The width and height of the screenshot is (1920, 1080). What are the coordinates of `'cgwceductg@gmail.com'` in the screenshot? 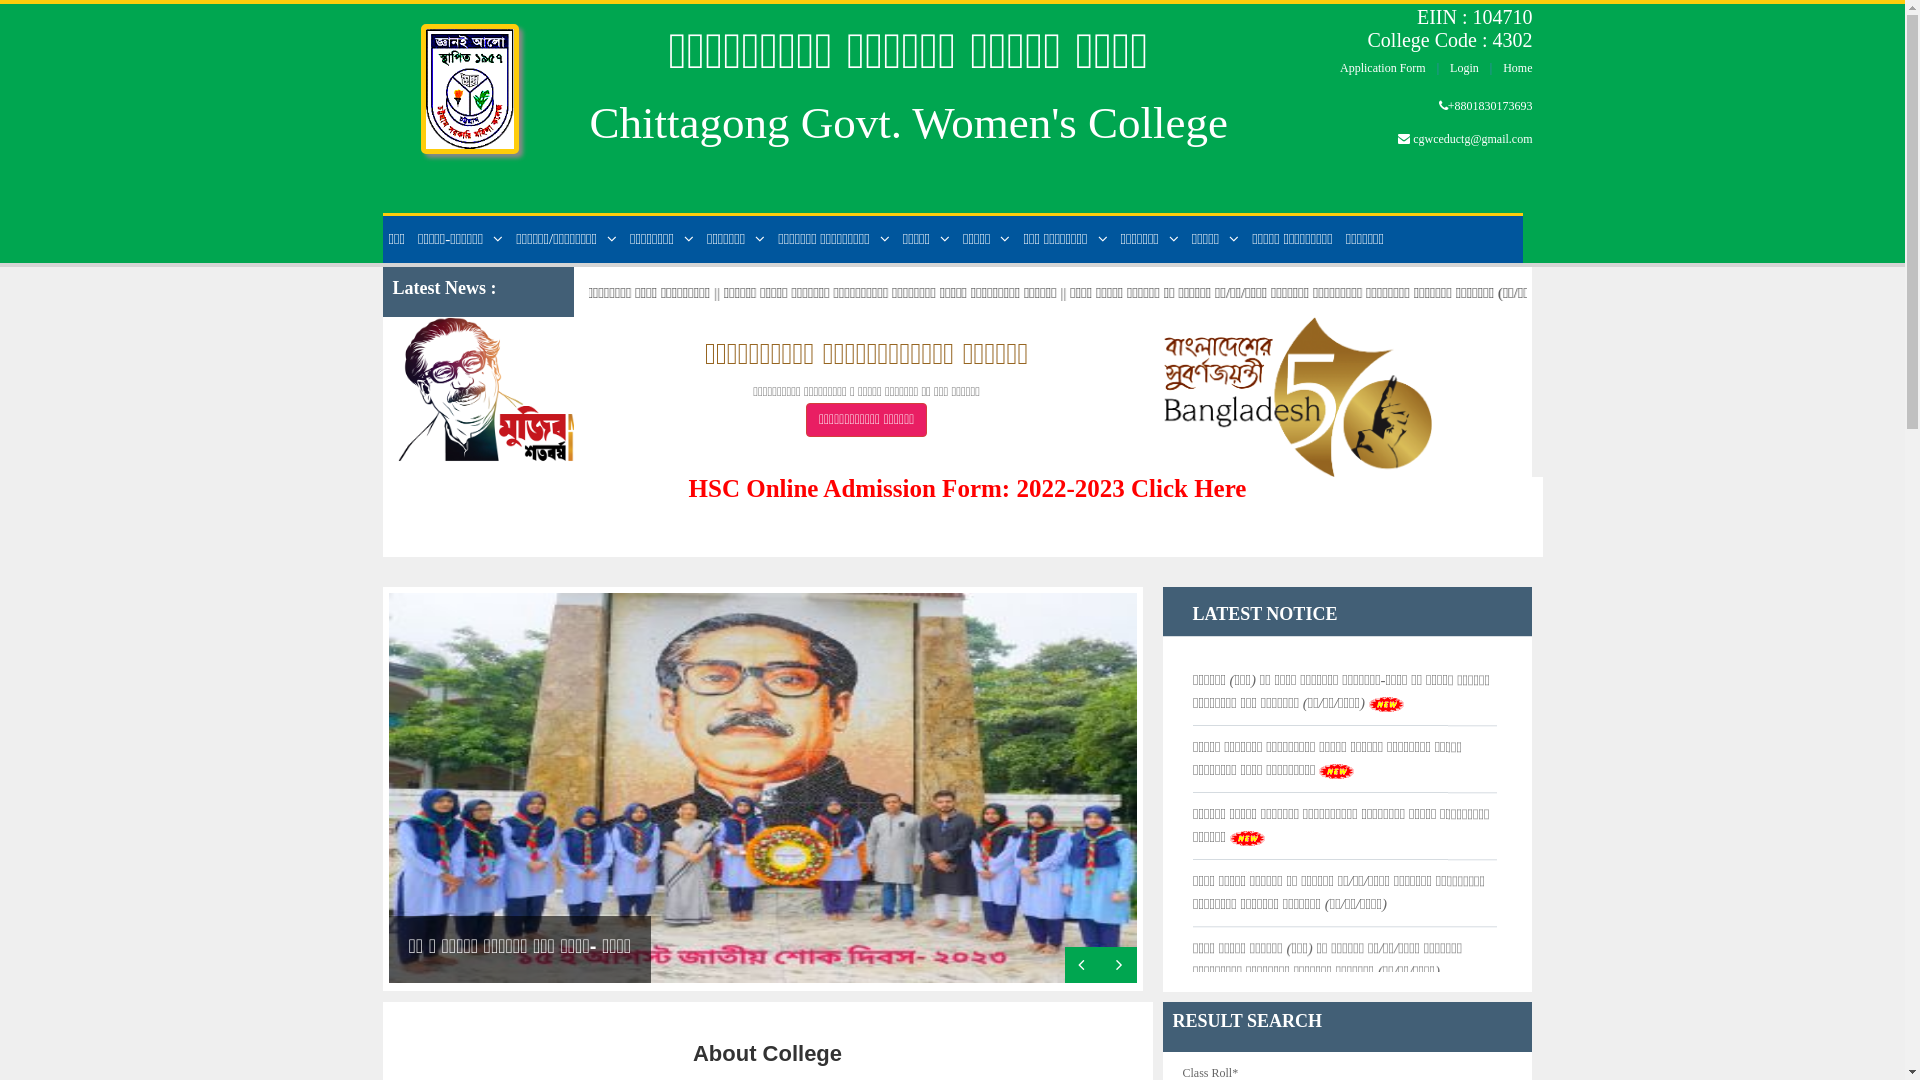 It's located at (1472, 137).